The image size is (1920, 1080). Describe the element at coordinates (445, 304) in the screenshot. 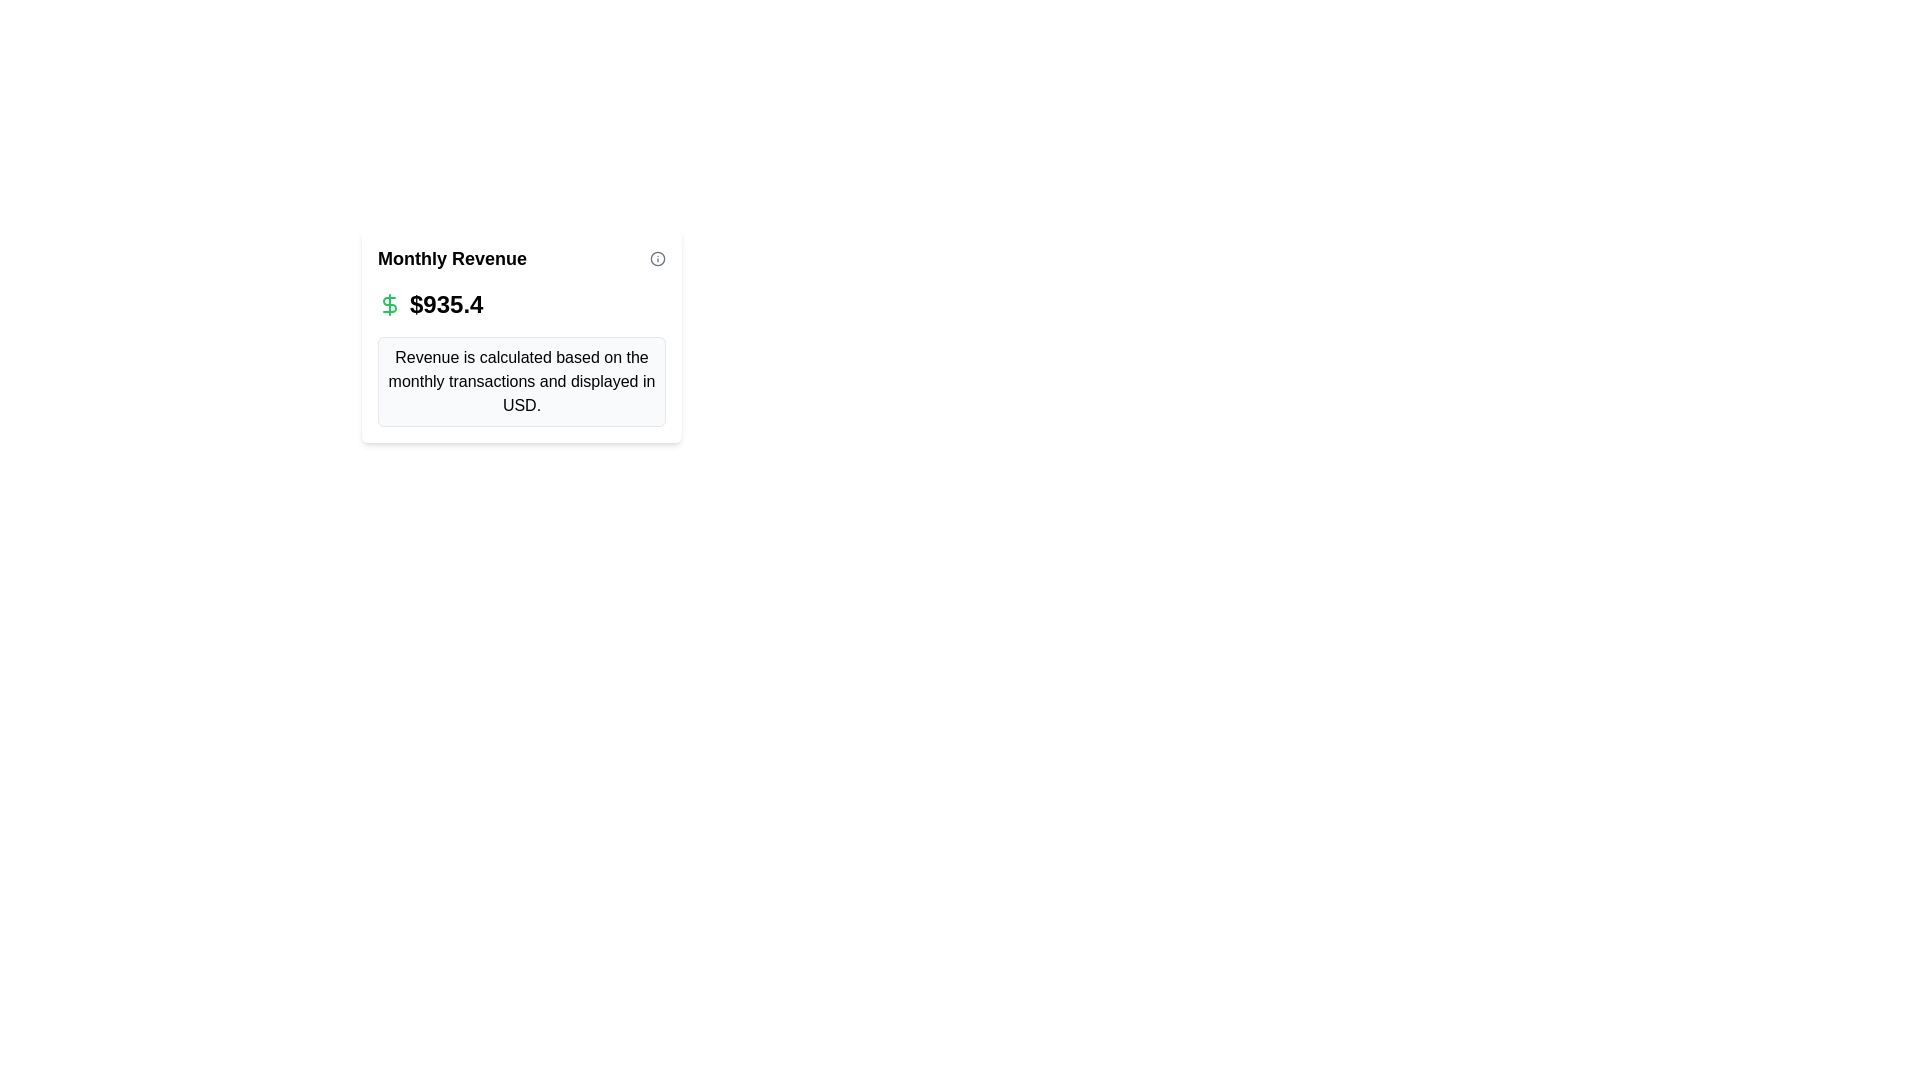

I see `the informational Text Label displaying the total revenue amount, located to the right of the green dollar sign icon in the 'Monthly Revenue' section` at that location.